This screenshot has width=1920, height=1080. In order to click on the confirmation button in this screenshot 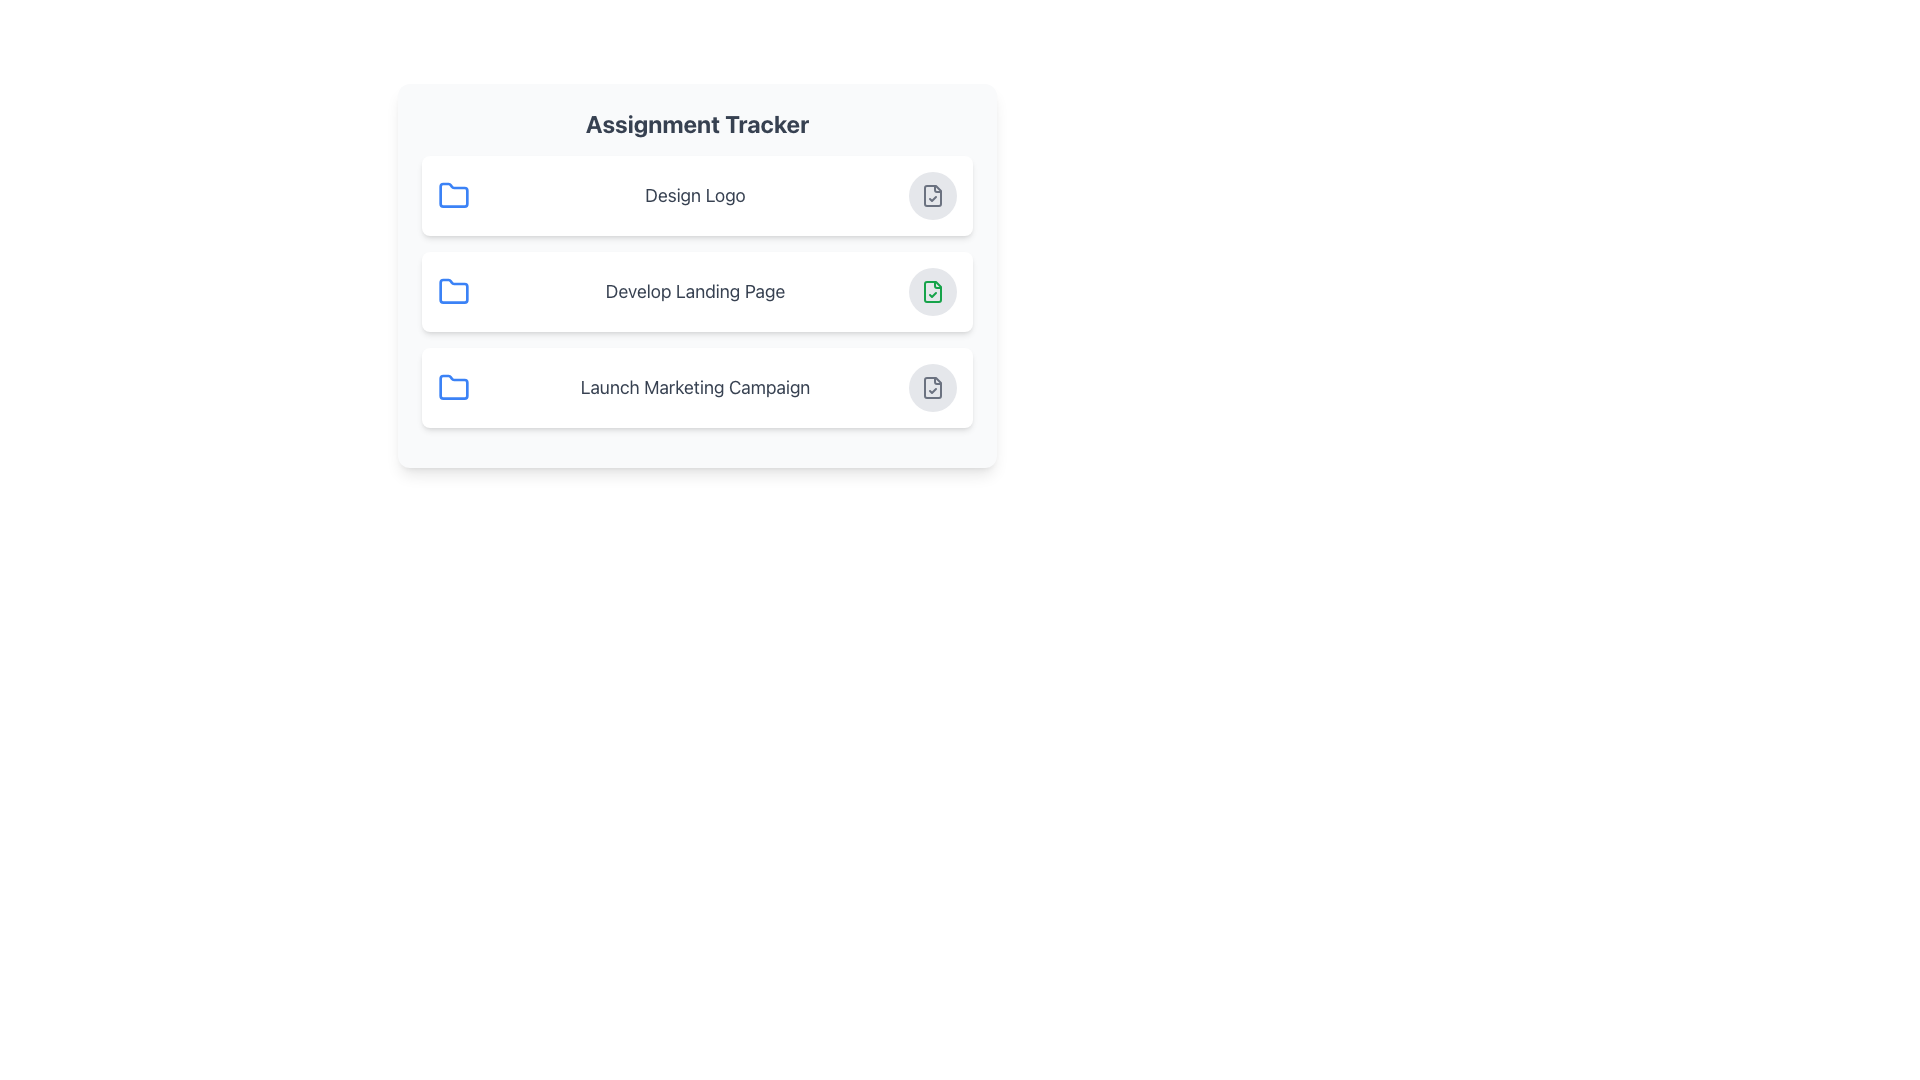, I will do `click(931, 292)`.